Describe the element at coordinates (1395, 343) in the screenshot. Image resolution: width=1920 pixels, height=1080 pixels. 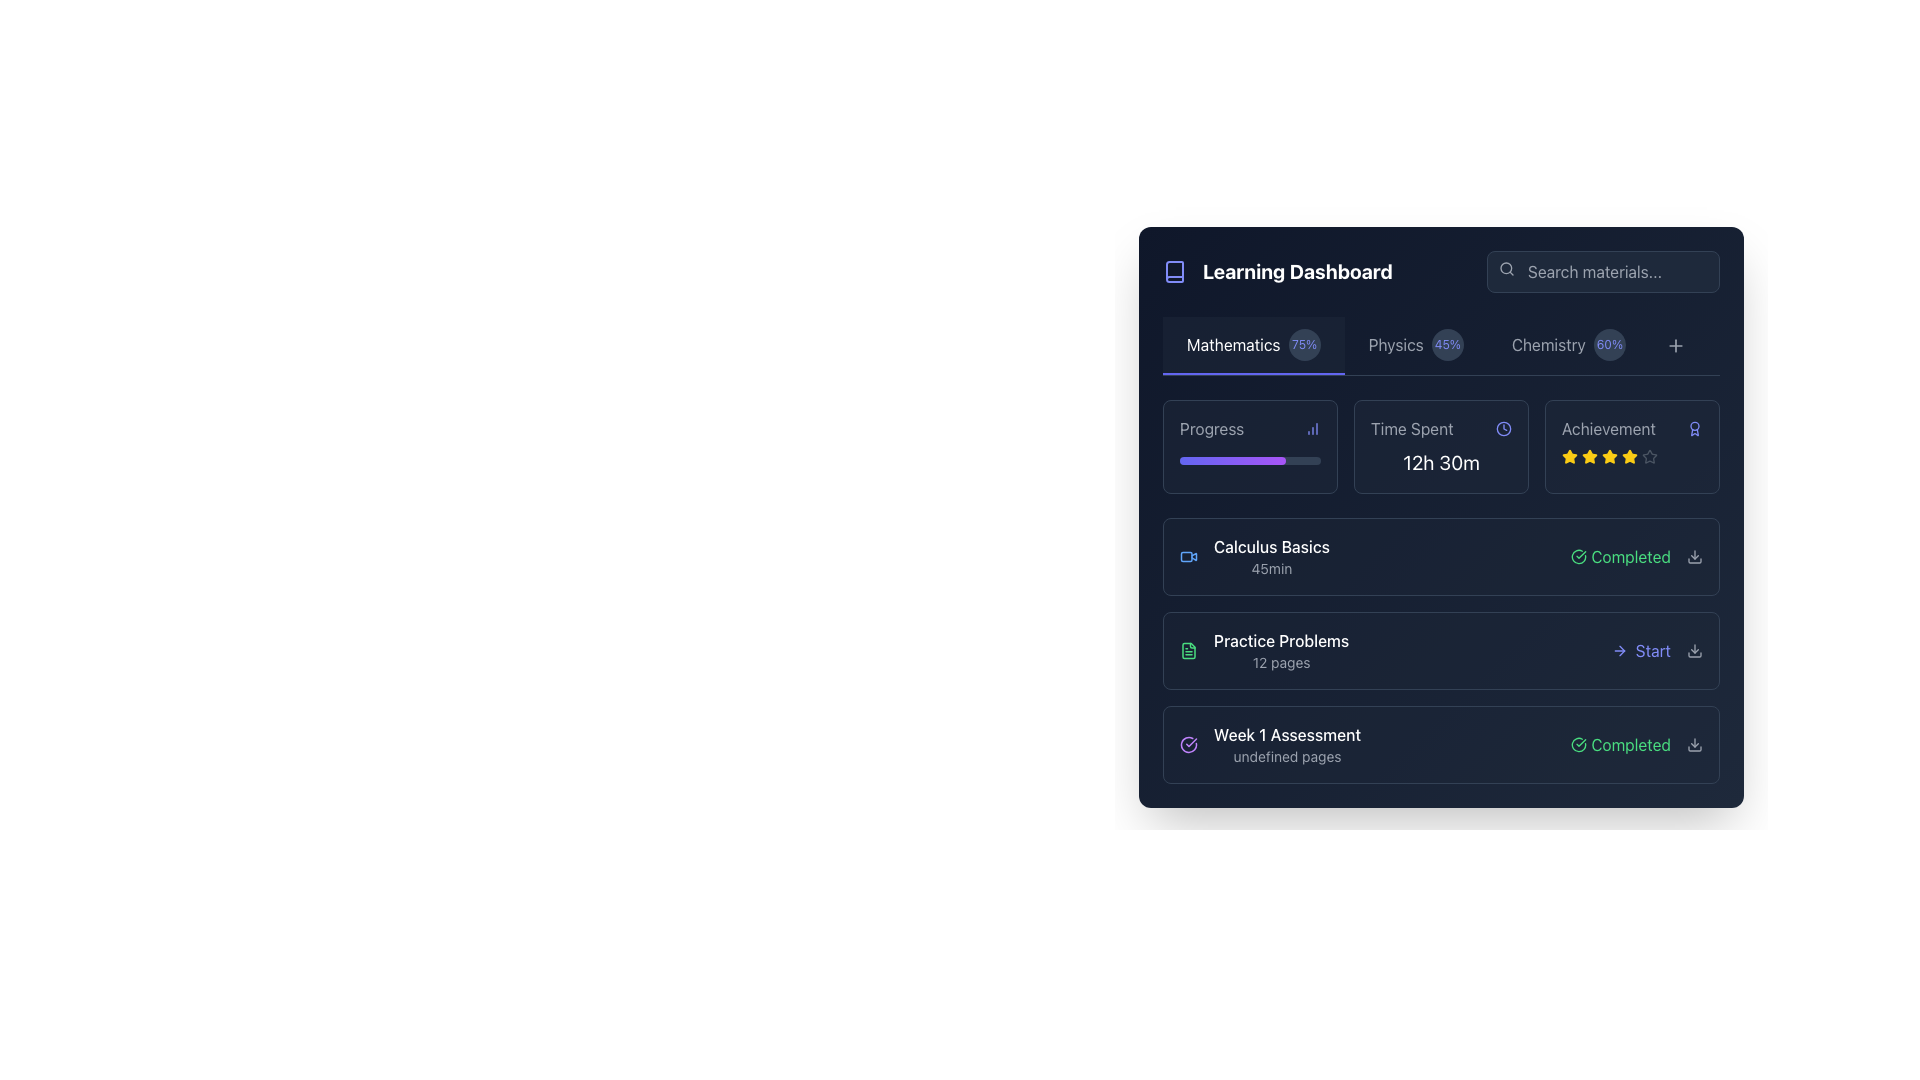
I see `the 'Physics' tab label located between the 'Mathematics' tab and the circular badge showing '45%'` at that location.